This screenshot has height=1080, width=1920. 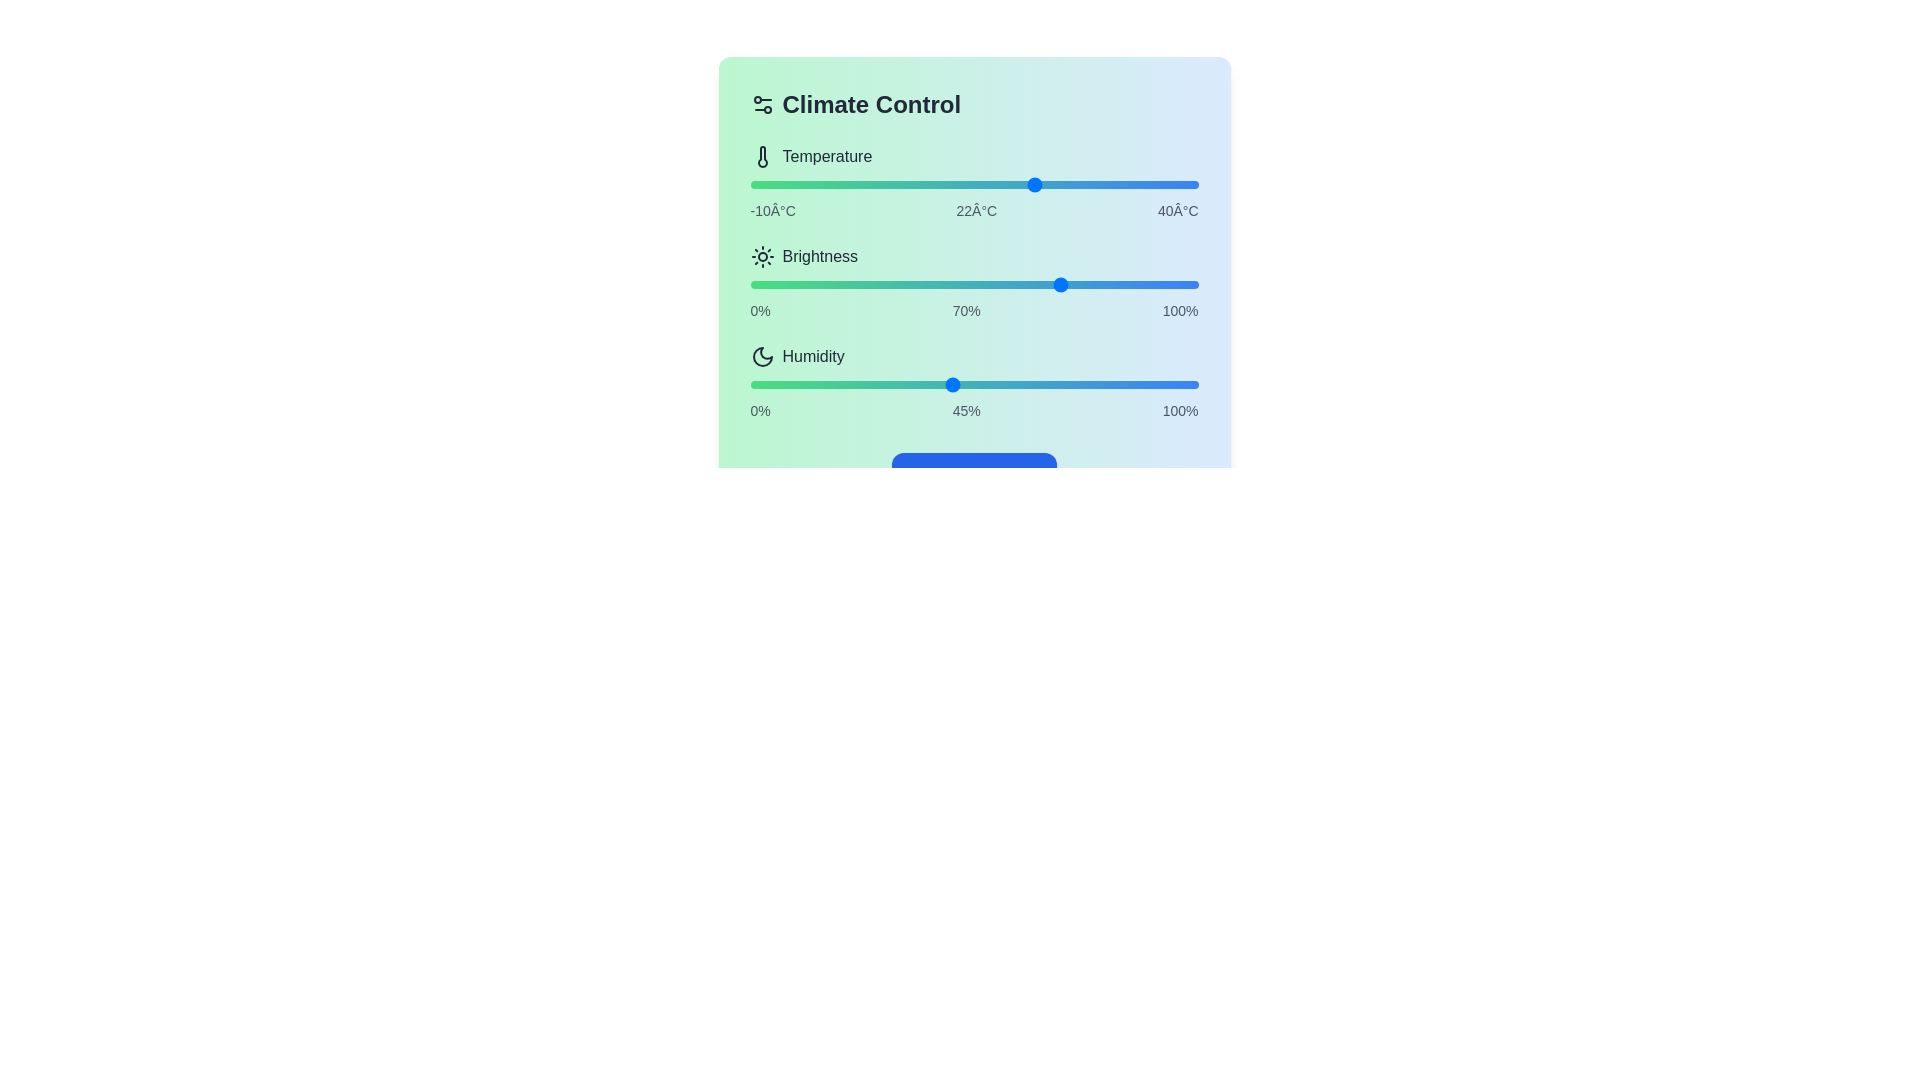 I want to click on the static text label displaying '40Â°C', which is styled in gray and is the last element in a horizontal group of temperature values under the 'Temperature' slider, so click(x=1178, y=211).